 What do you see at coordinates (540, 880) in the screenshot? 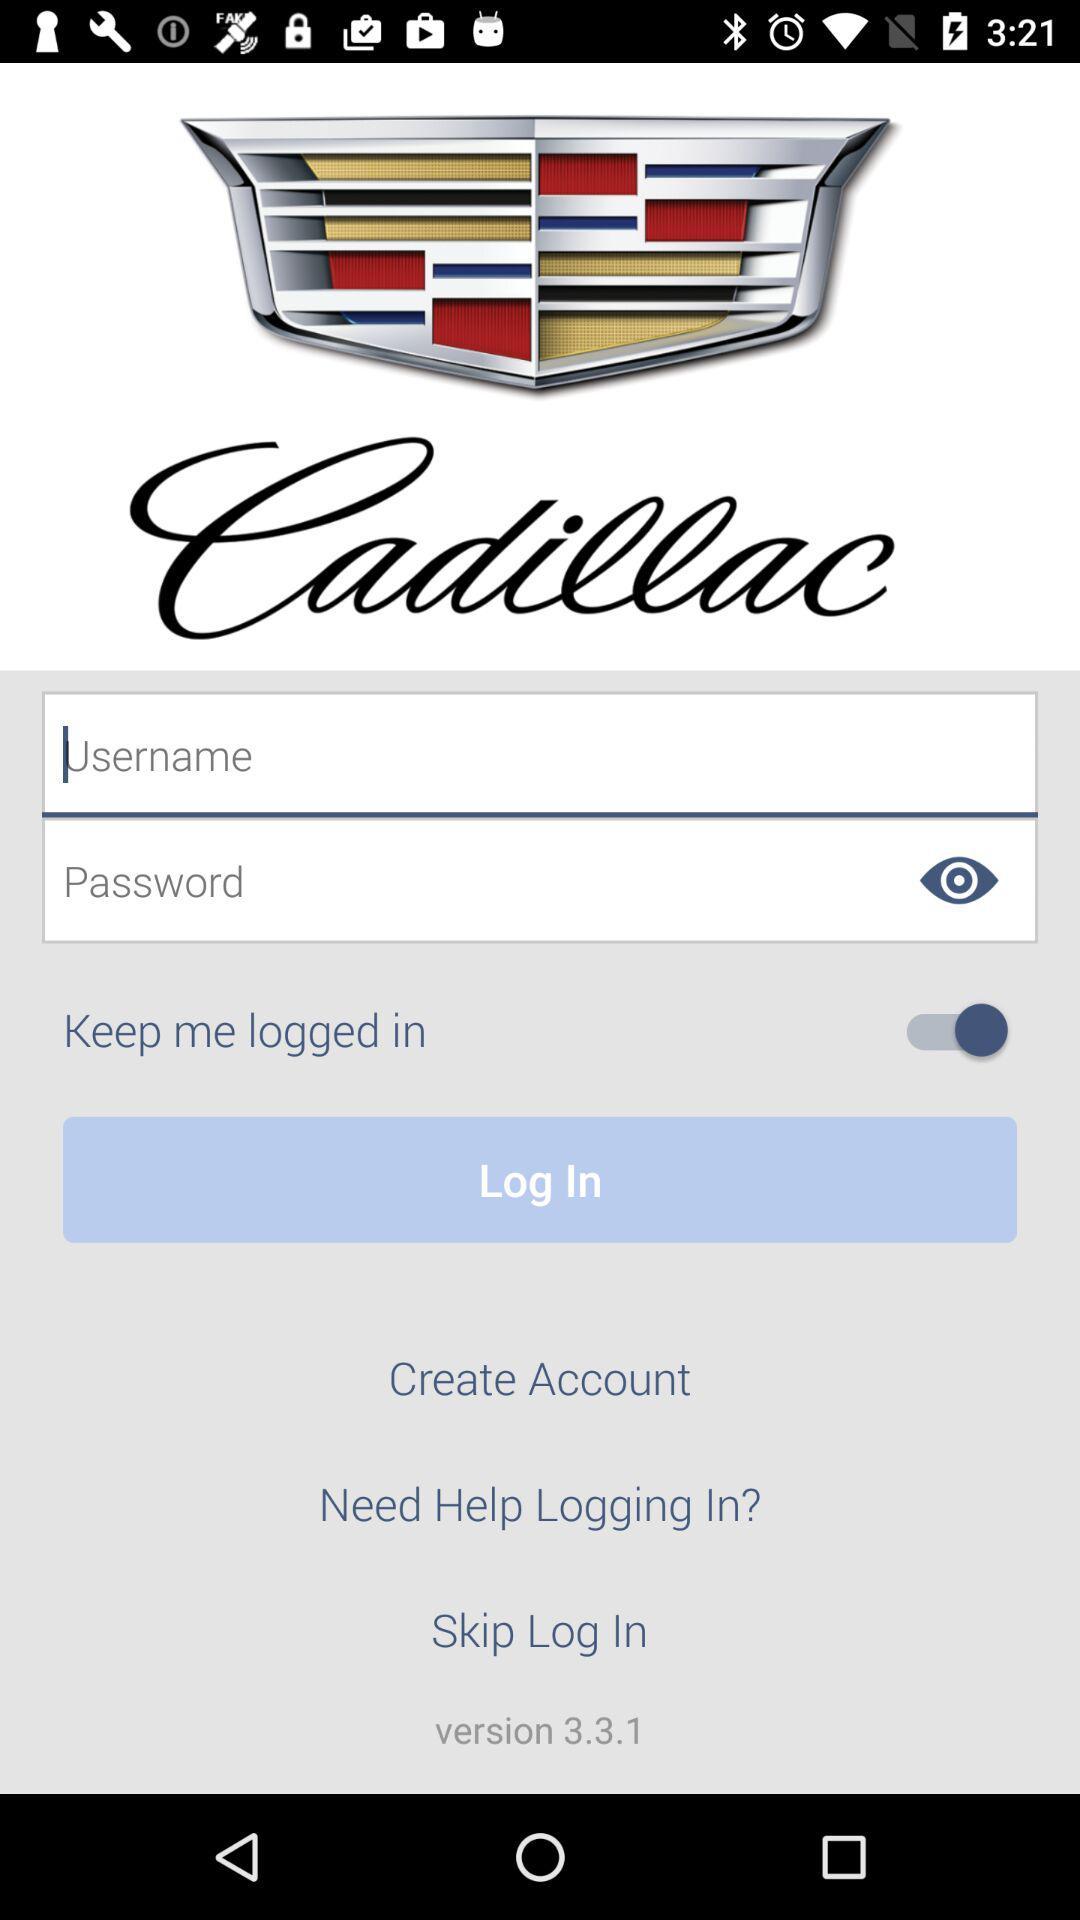
I see `password` at bounding box center [540, 880].